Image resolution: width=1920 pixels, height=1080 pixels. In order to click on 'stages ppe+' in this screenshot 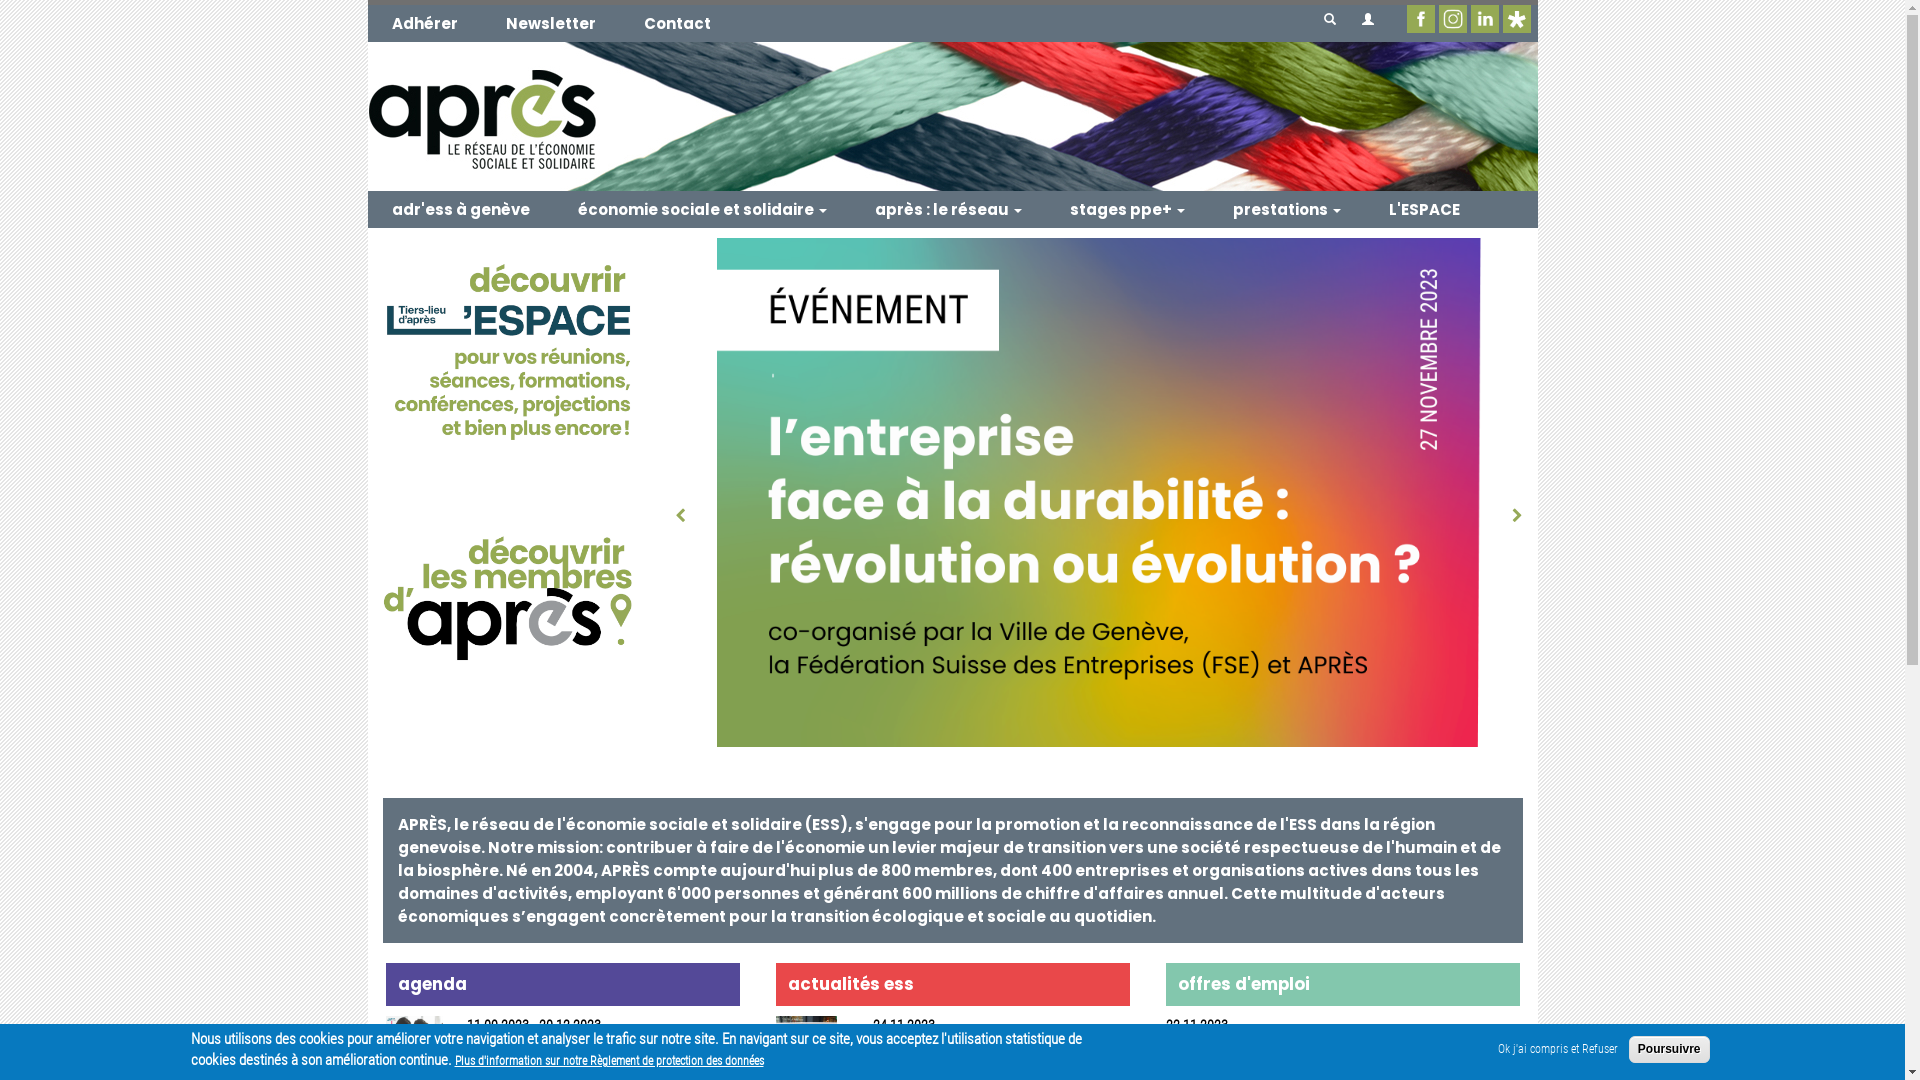, I will do `click(1127, 209)`.